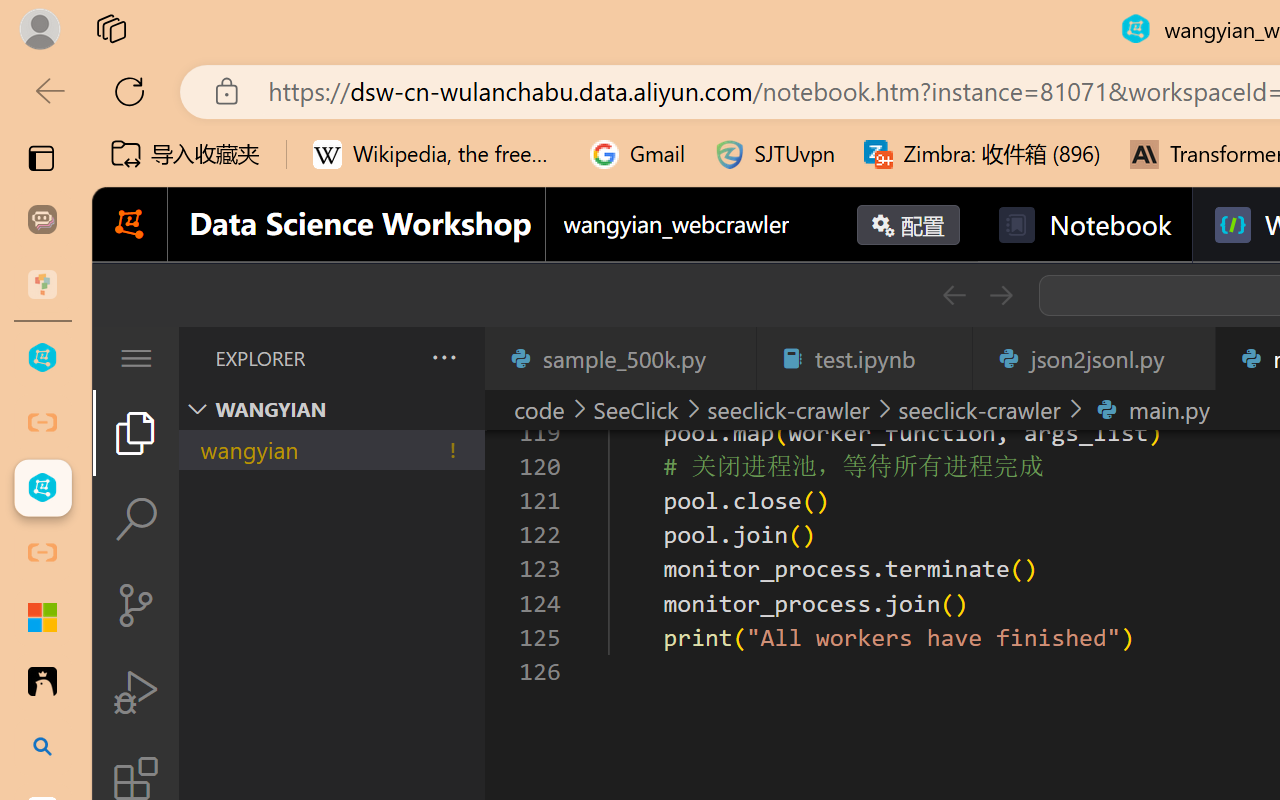  I want to click on 'test.ipynb', so click(864, 358).